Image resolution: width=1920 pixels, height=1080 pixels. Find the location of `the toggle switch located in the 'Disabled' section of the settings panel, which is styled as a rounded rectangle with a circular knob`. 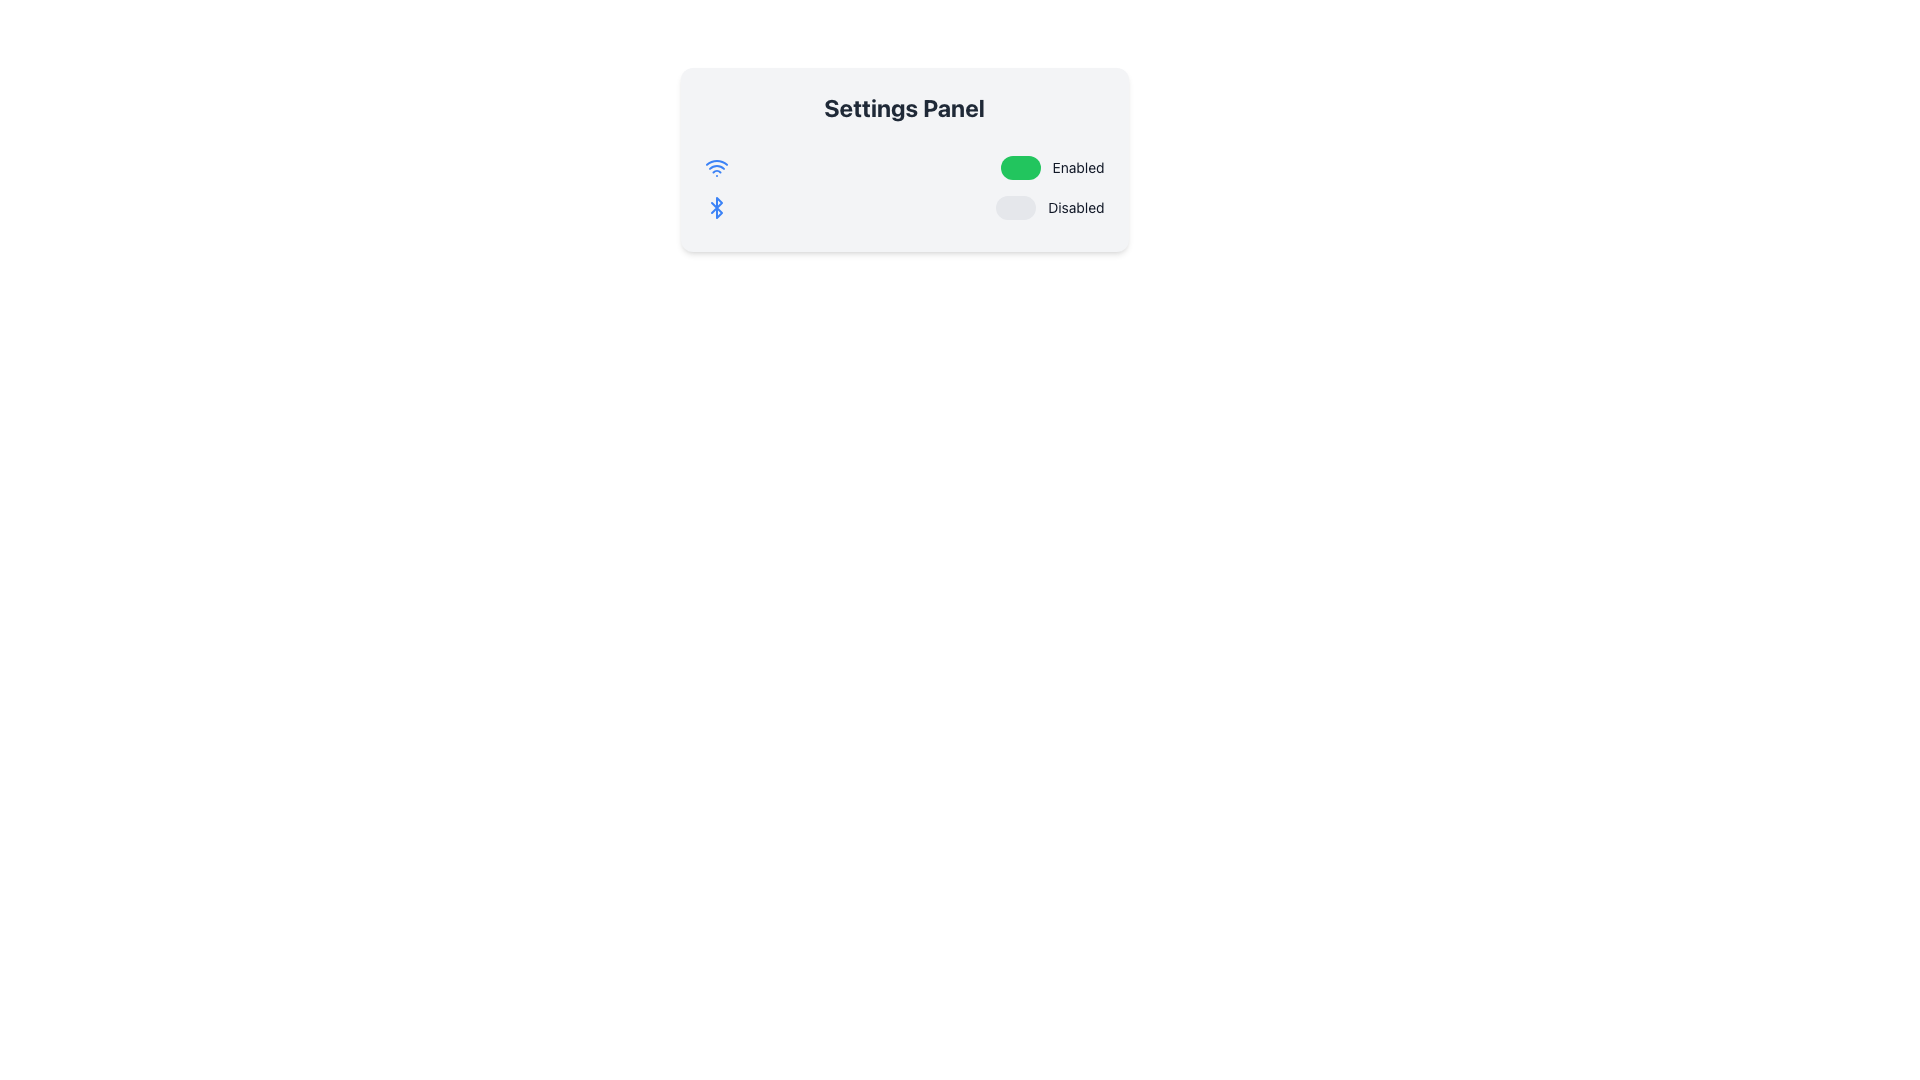

the toggle switch located in the 'Disabled' section of the settings panel, which is styled as a rounded rectangle with a circular knob is located at coordinates (1016, 208).